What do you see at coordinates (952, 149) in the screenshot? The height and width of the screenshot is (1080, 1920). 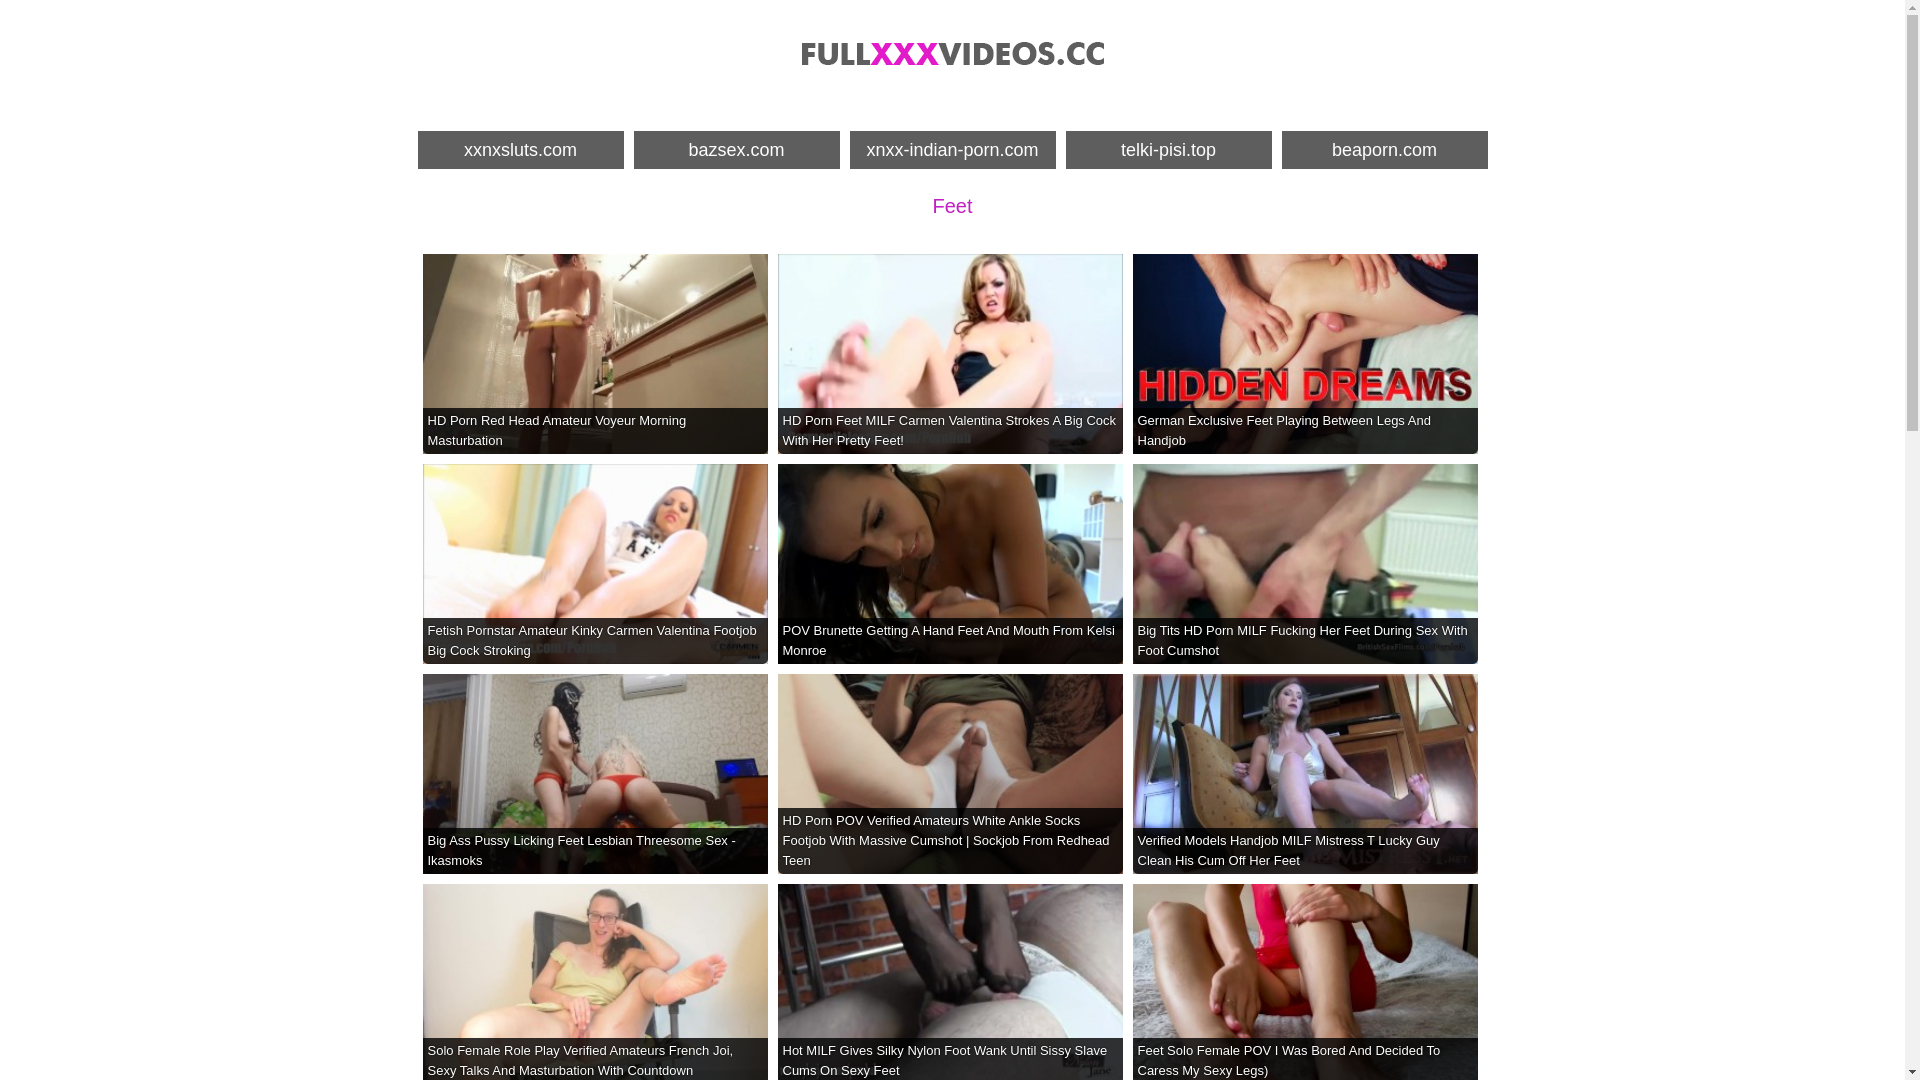 I see `'xnxx-indian-porn.com'` at bounding box center [952, 149].